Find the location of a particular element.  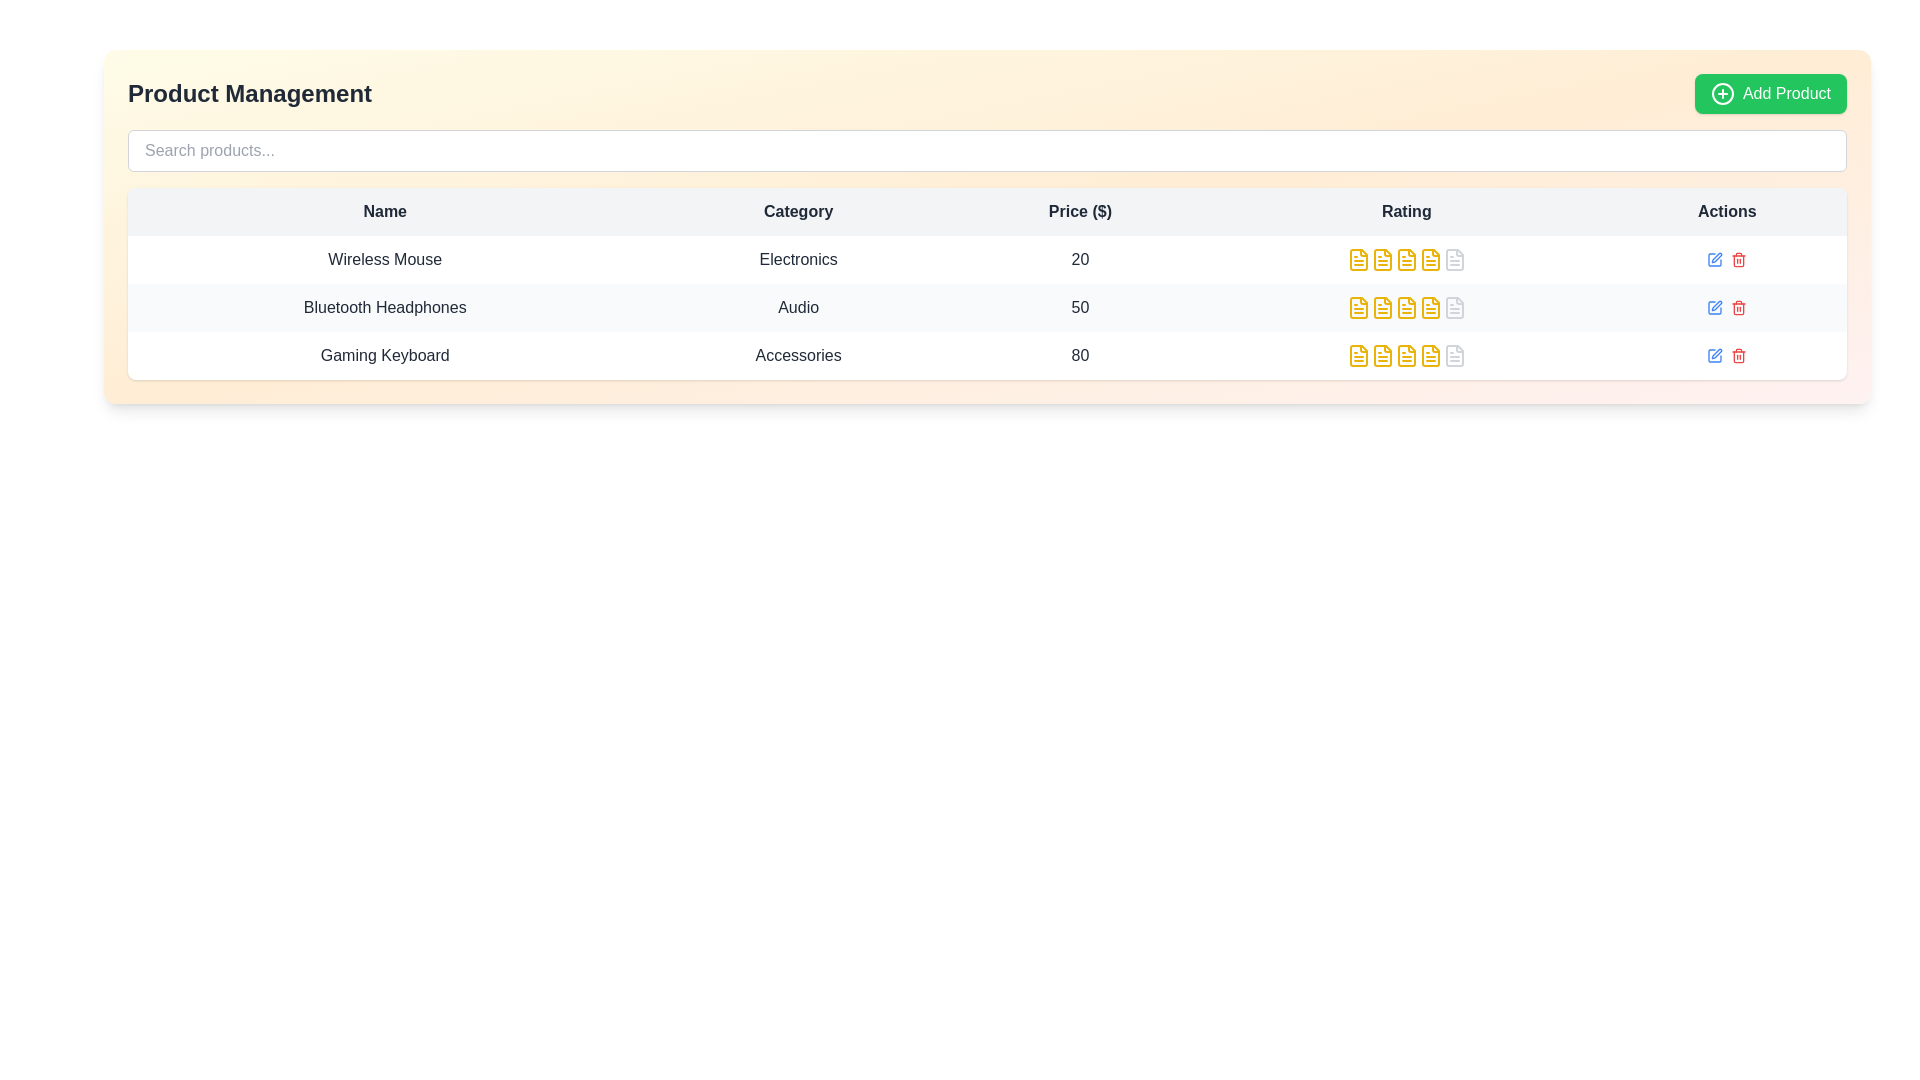

the fourth yellow document icon in the 'Rating' column of the table row labeled 'Bluetooth Headphones' priced at '50' is located at coordinates (1405, 308).